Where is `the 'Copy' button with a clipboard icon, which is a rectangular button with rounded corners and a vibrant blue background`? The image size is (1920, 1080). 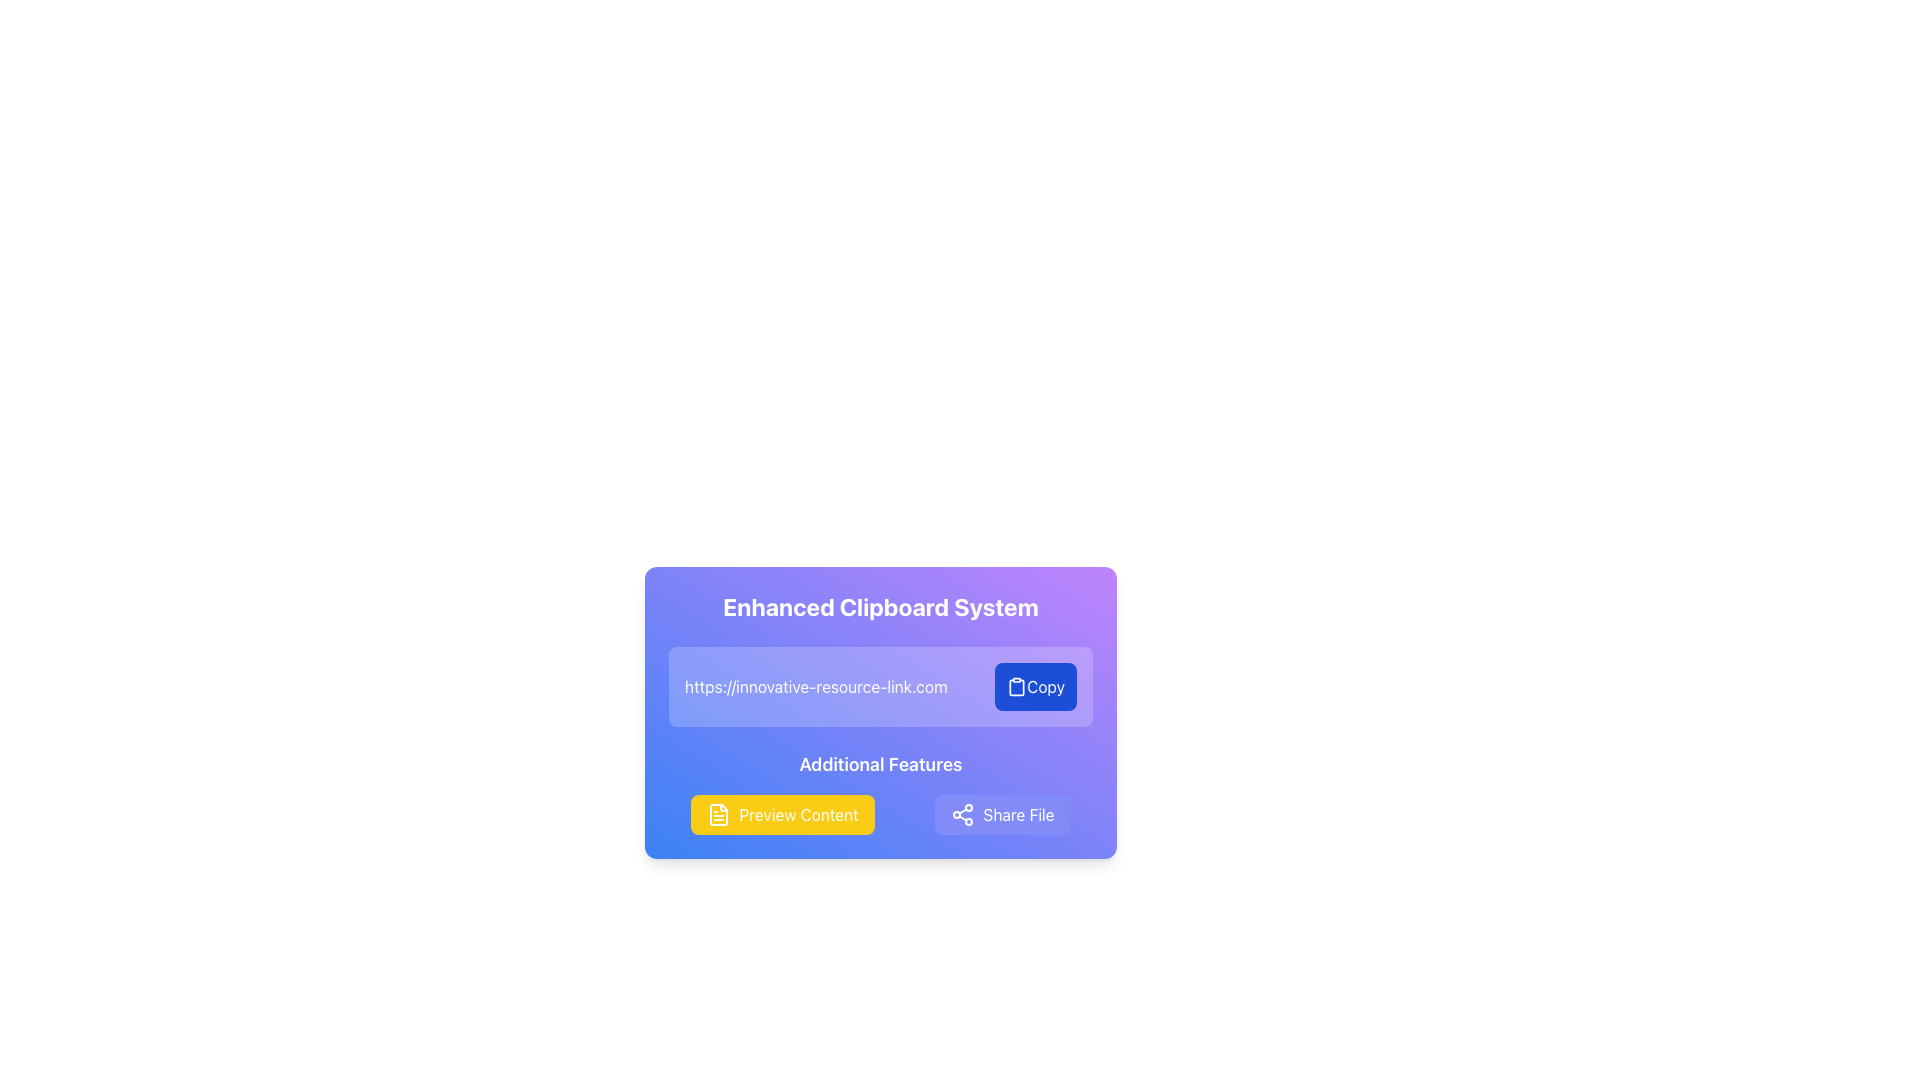 the 'Copy' button with a clipboard icon, which is a rectangular button with rounded corners and a vibrant blue background is located at coordinates (1036, 685).